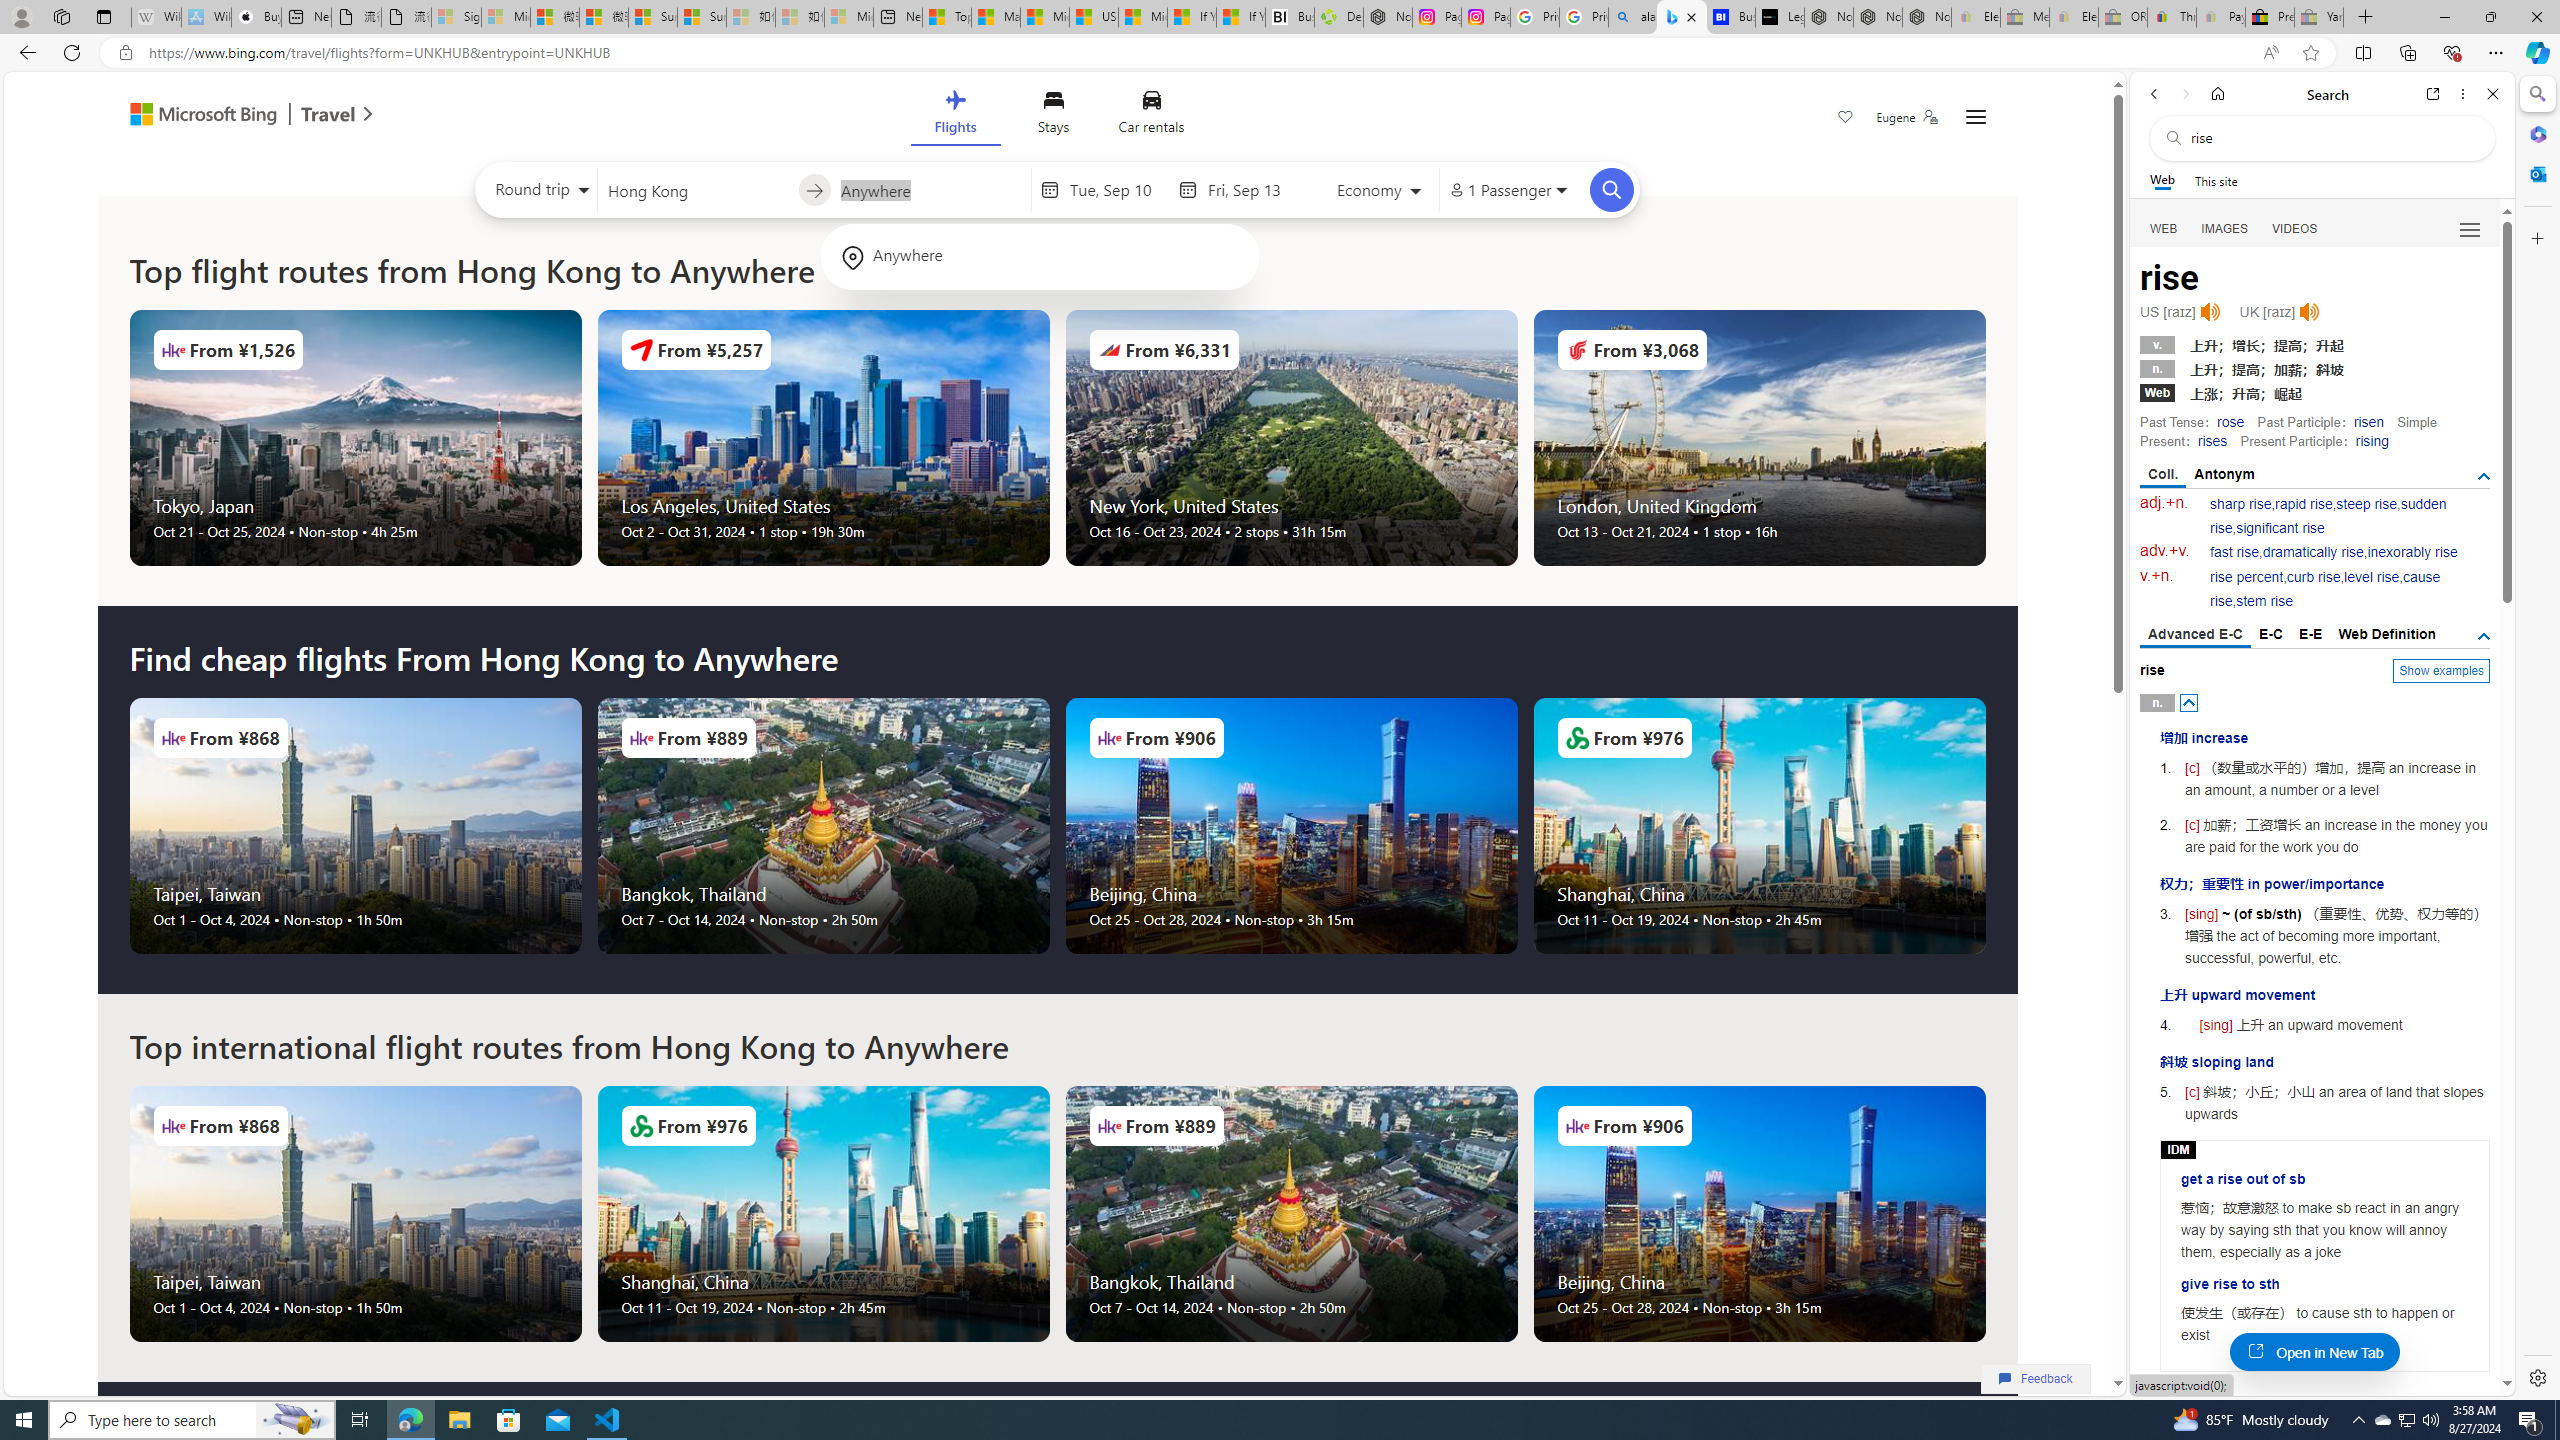 This screenshot has width=2560, height=1440. I want to click on 'IMAGES', so click(2225, 229).